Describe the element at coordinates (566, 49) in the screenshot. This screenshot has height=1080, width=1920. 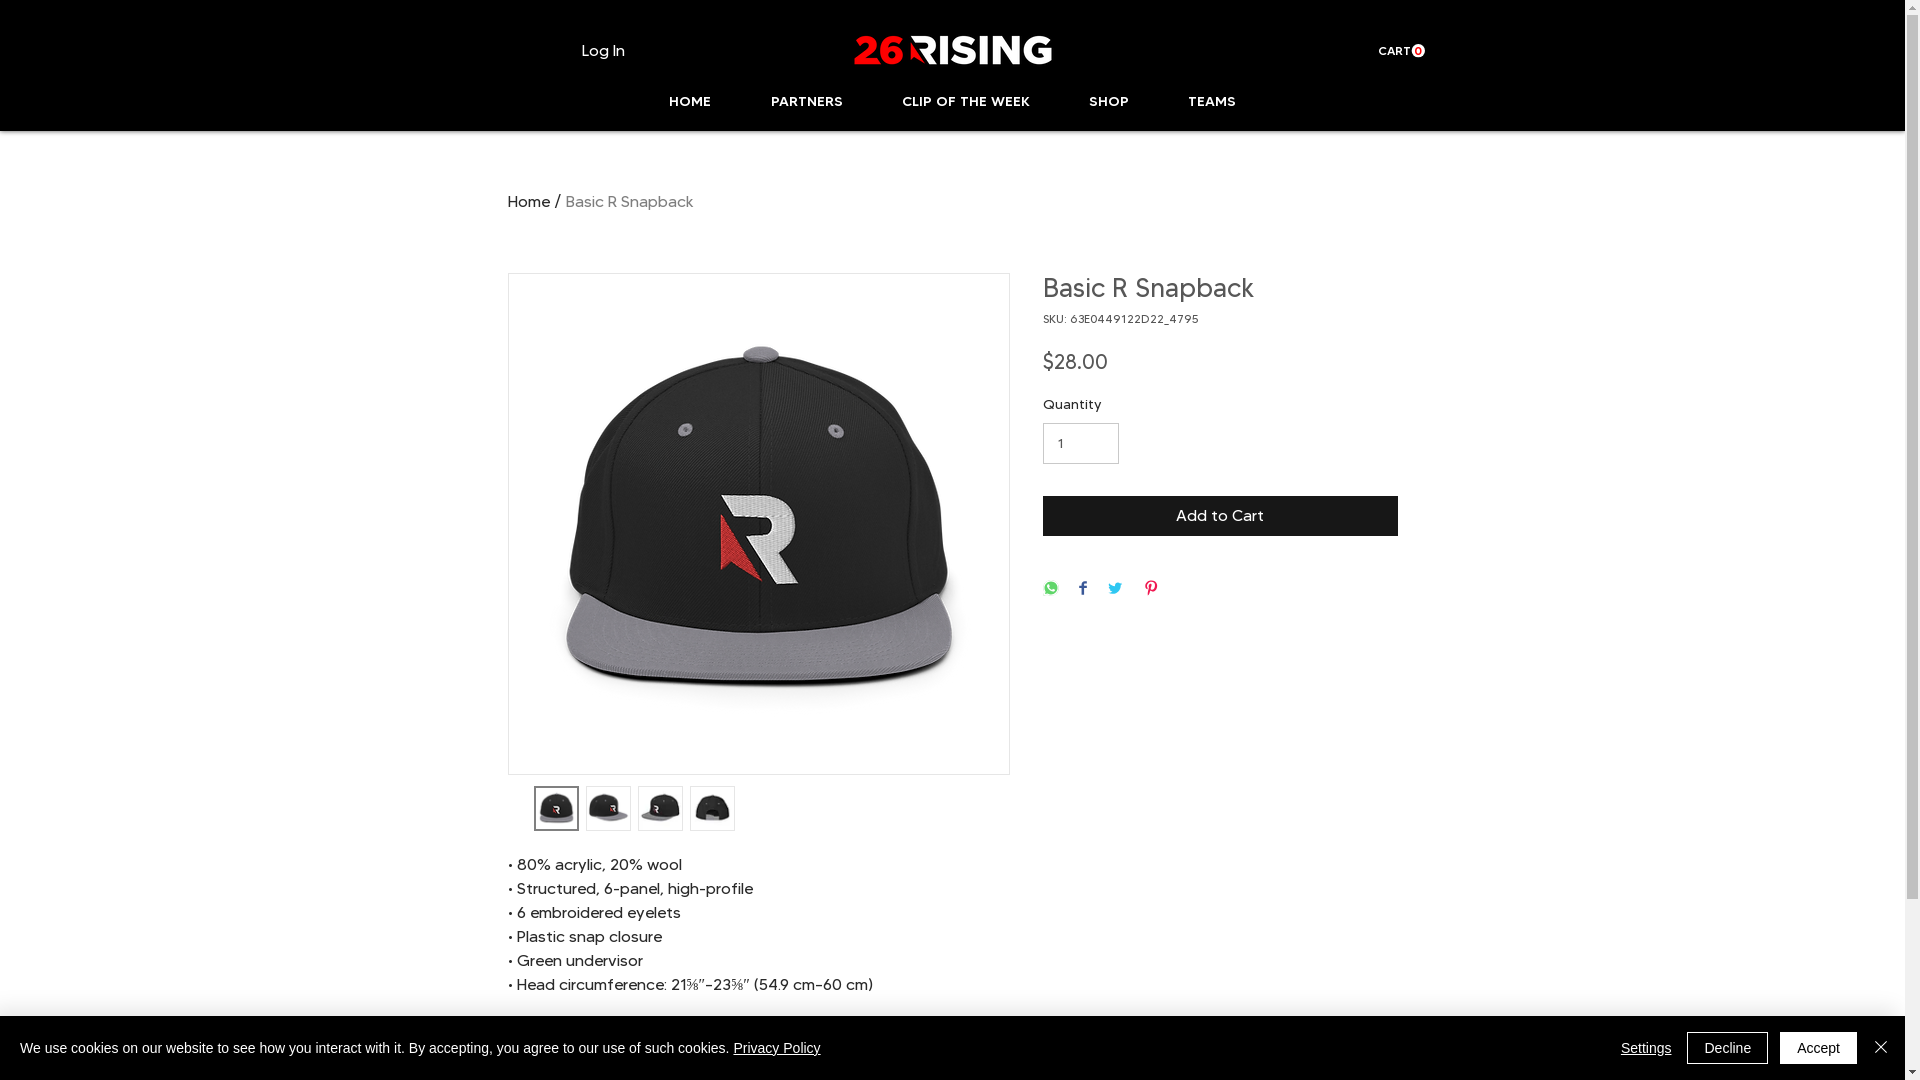
I see `'Log In'` at that location.